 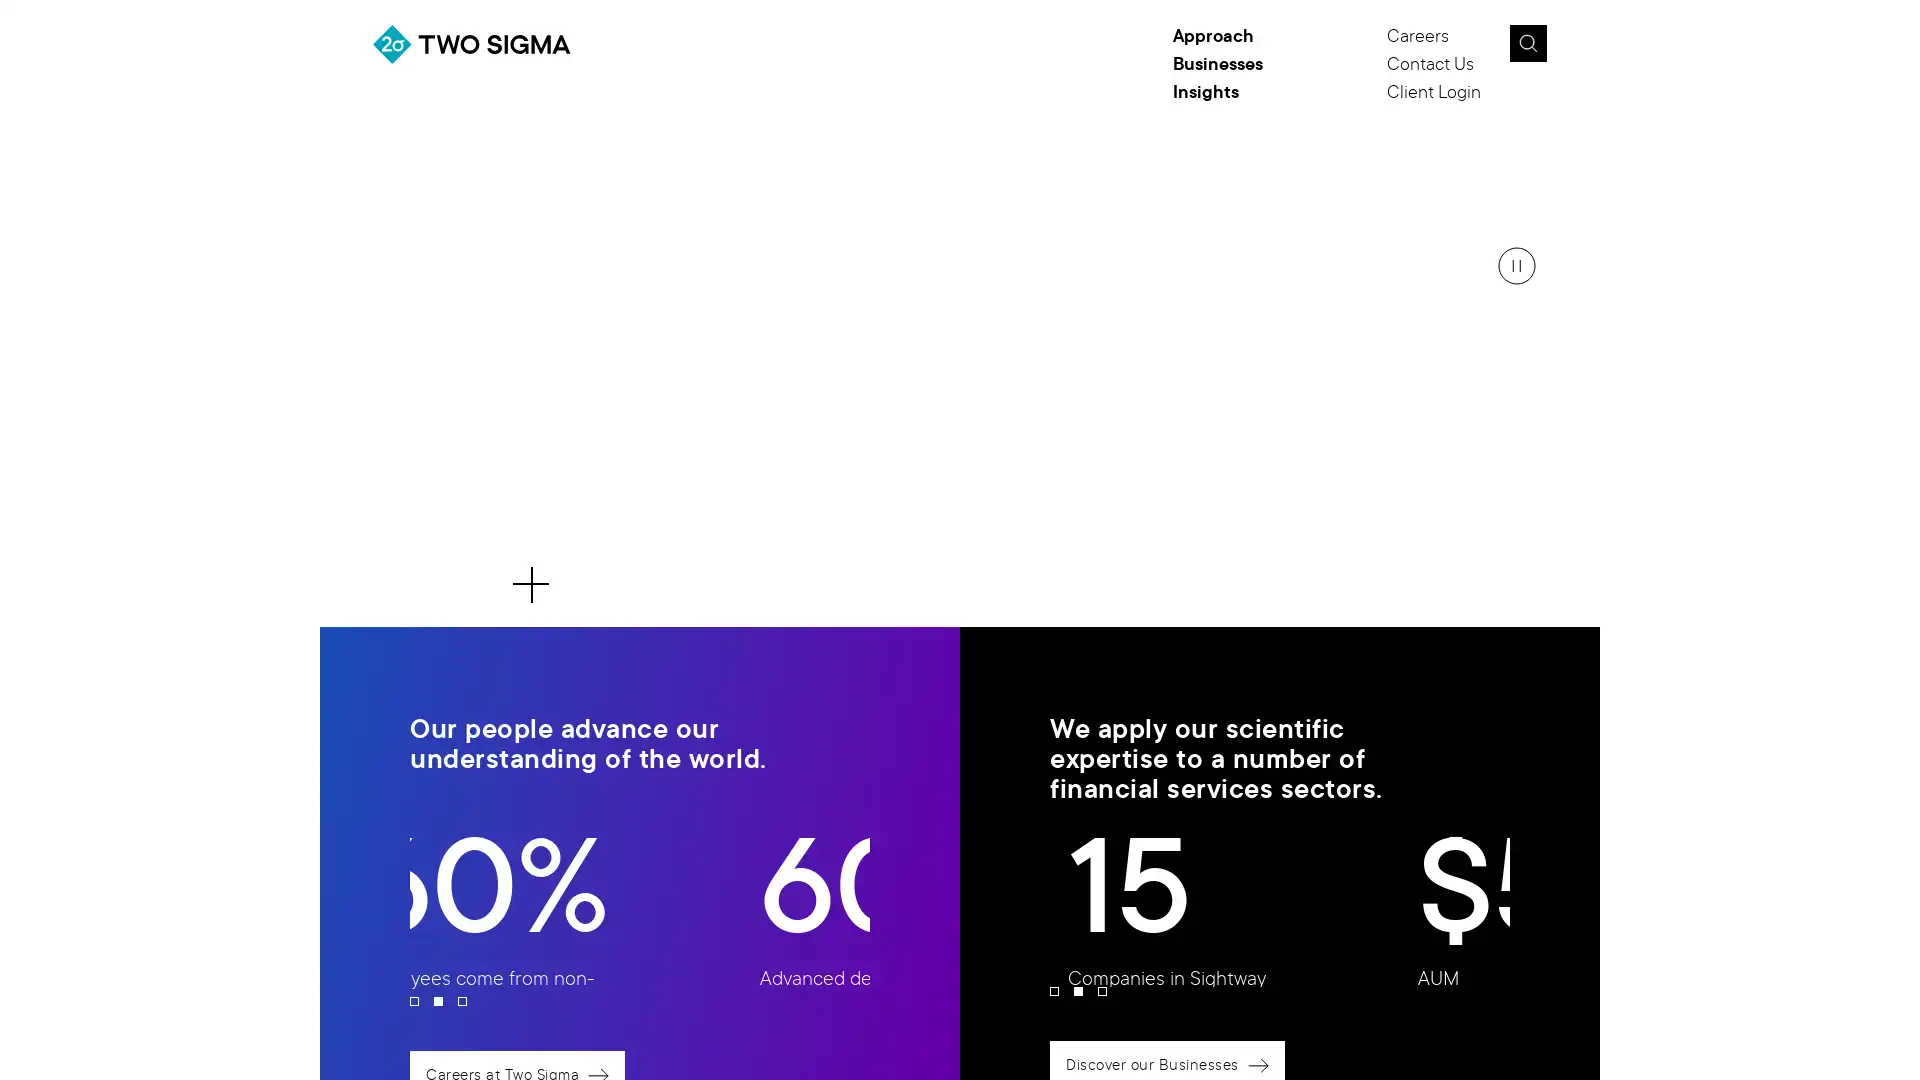 I want to click on Search, so click(x=1526, y=43).